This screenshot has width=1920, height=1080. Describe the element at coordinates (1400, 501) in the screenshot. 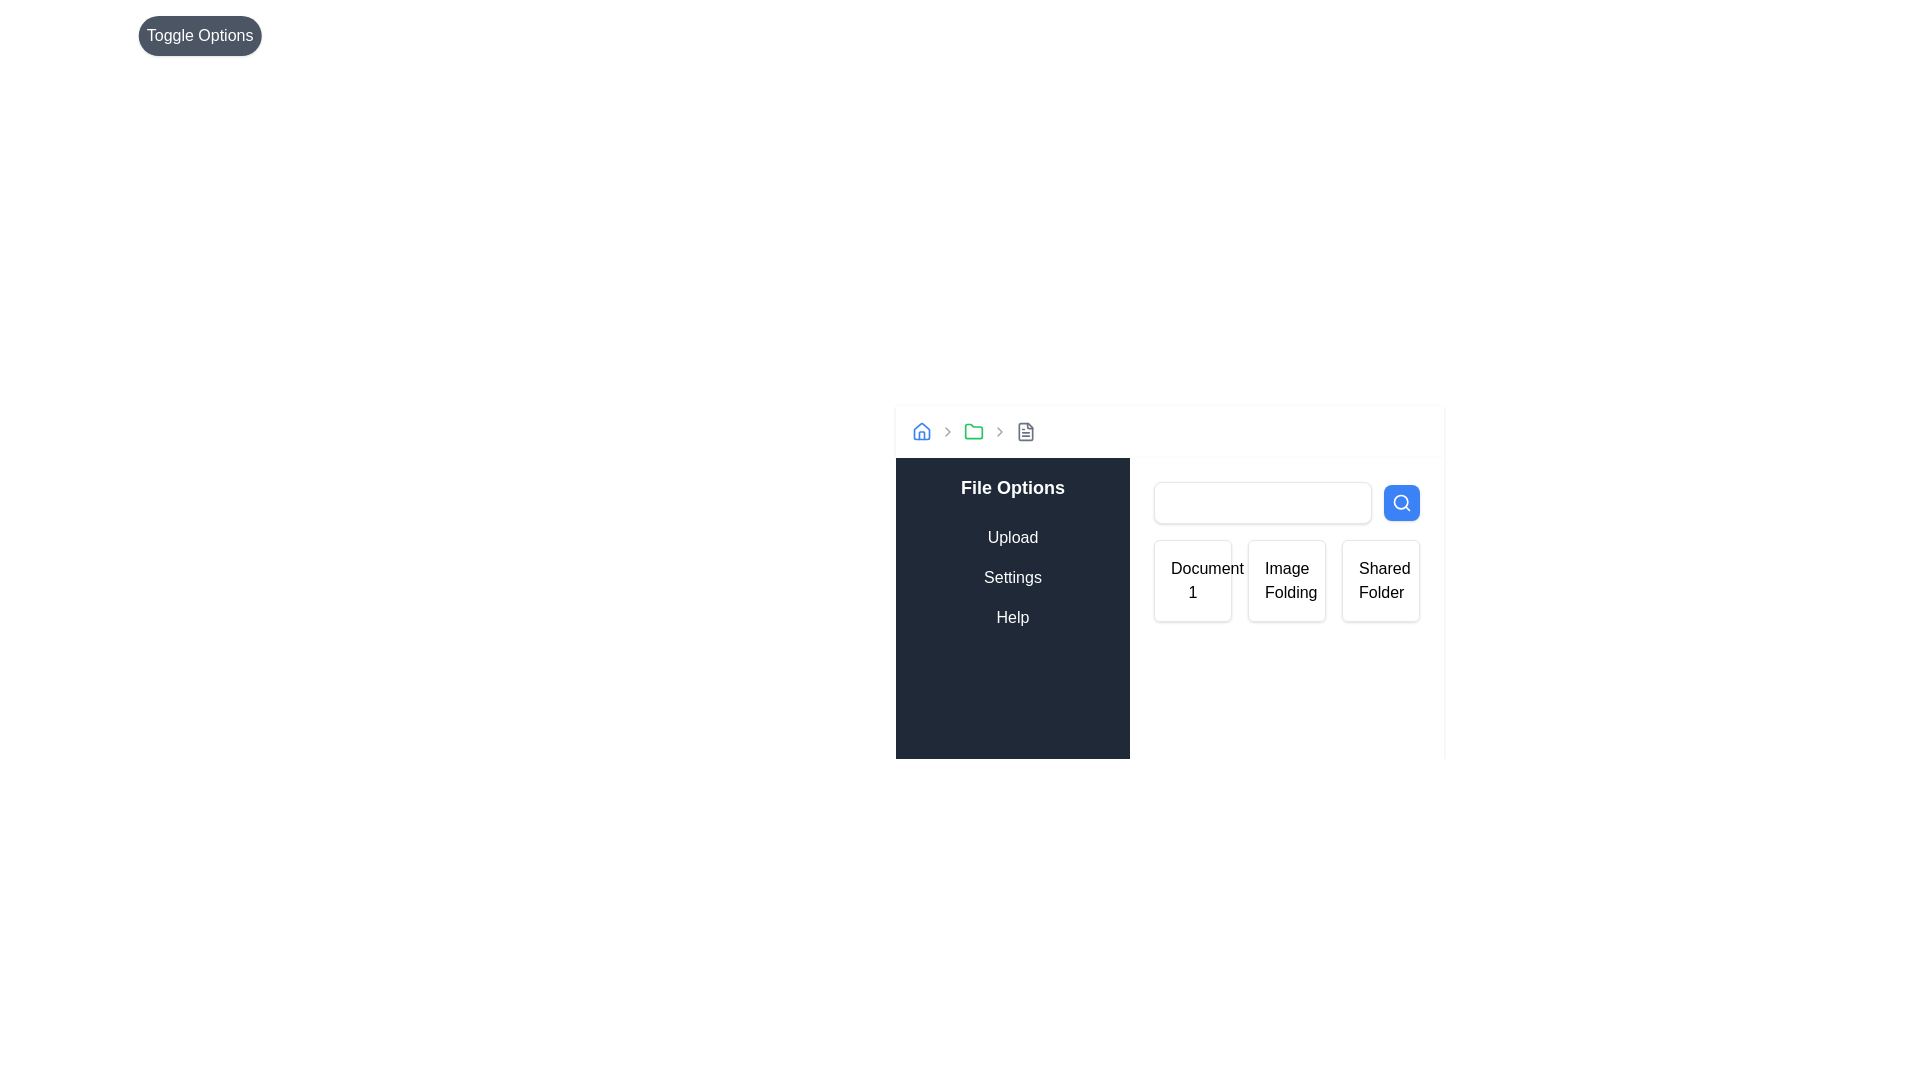

I see `the magnifying glass icon within the search button, which is styled with a blue background and located near the top-right part of the interface` at that location.